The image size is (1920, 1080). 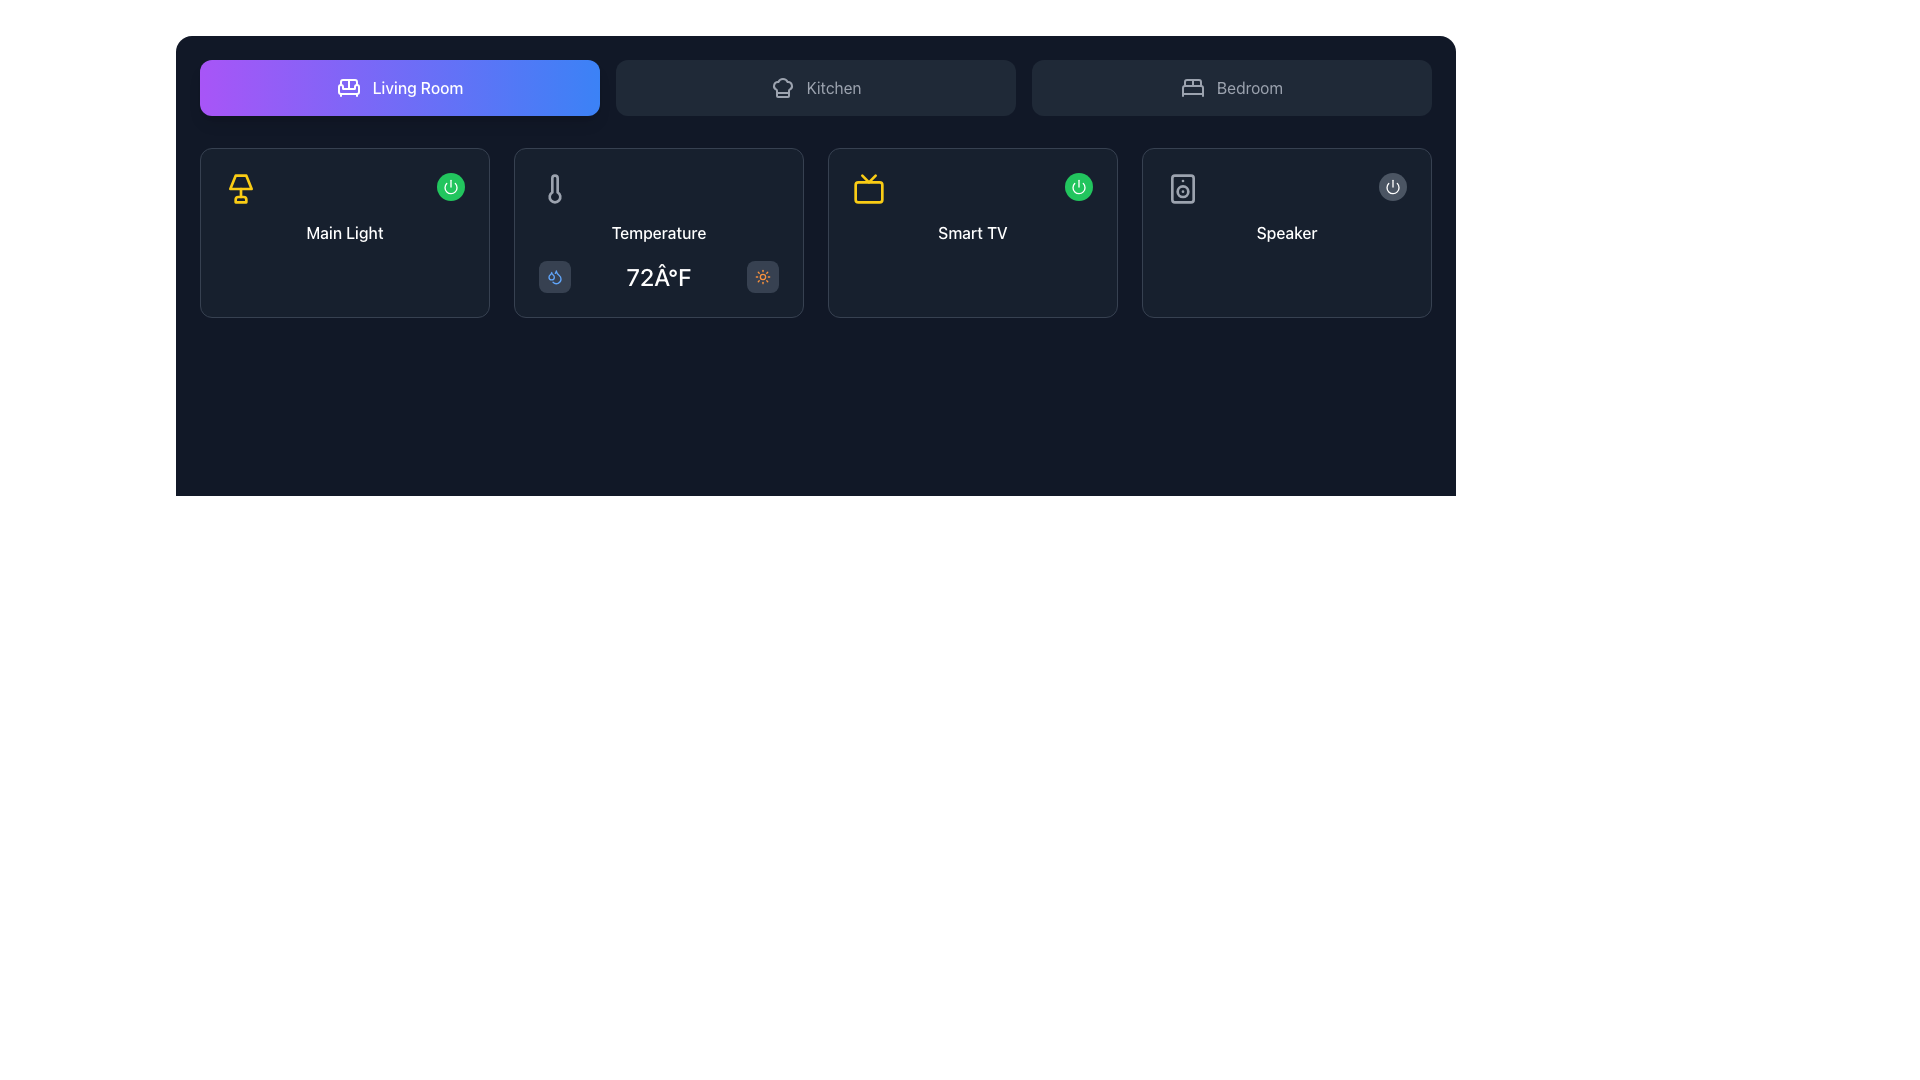 What do you see at coordinates (345, 231) in the screenshot?
I see `the 'Main Light' static text label displayed in white, bold font, located near the bottom center of the lamp control card, directly below the yellow lamp icon` at bounding box center [345, 231].